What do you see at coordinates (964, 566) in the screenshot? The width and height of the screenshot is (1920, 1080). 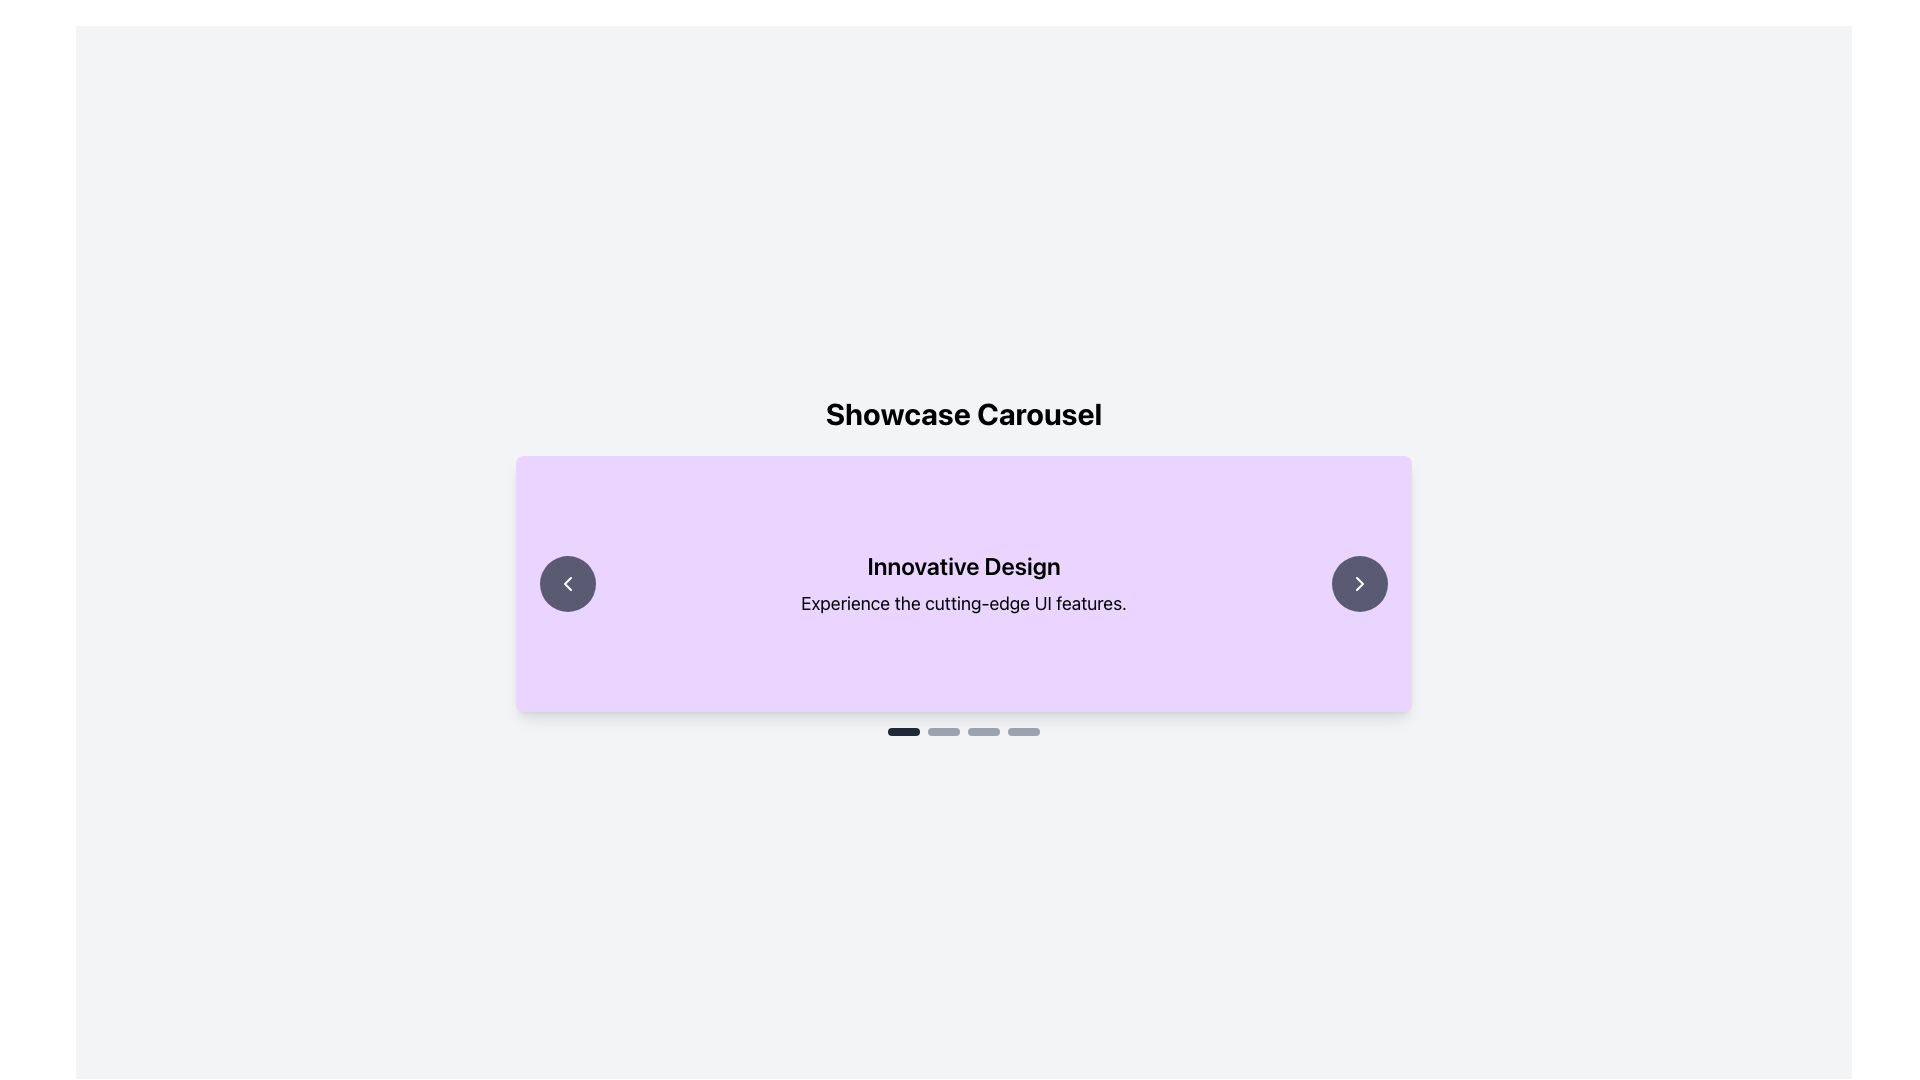 I see `text from the Text Label that serves as a heading or title for the section, positioned above the sibling element displaying 'Experience the cutting-edge UI features.'` at bounding box center [964, 566].